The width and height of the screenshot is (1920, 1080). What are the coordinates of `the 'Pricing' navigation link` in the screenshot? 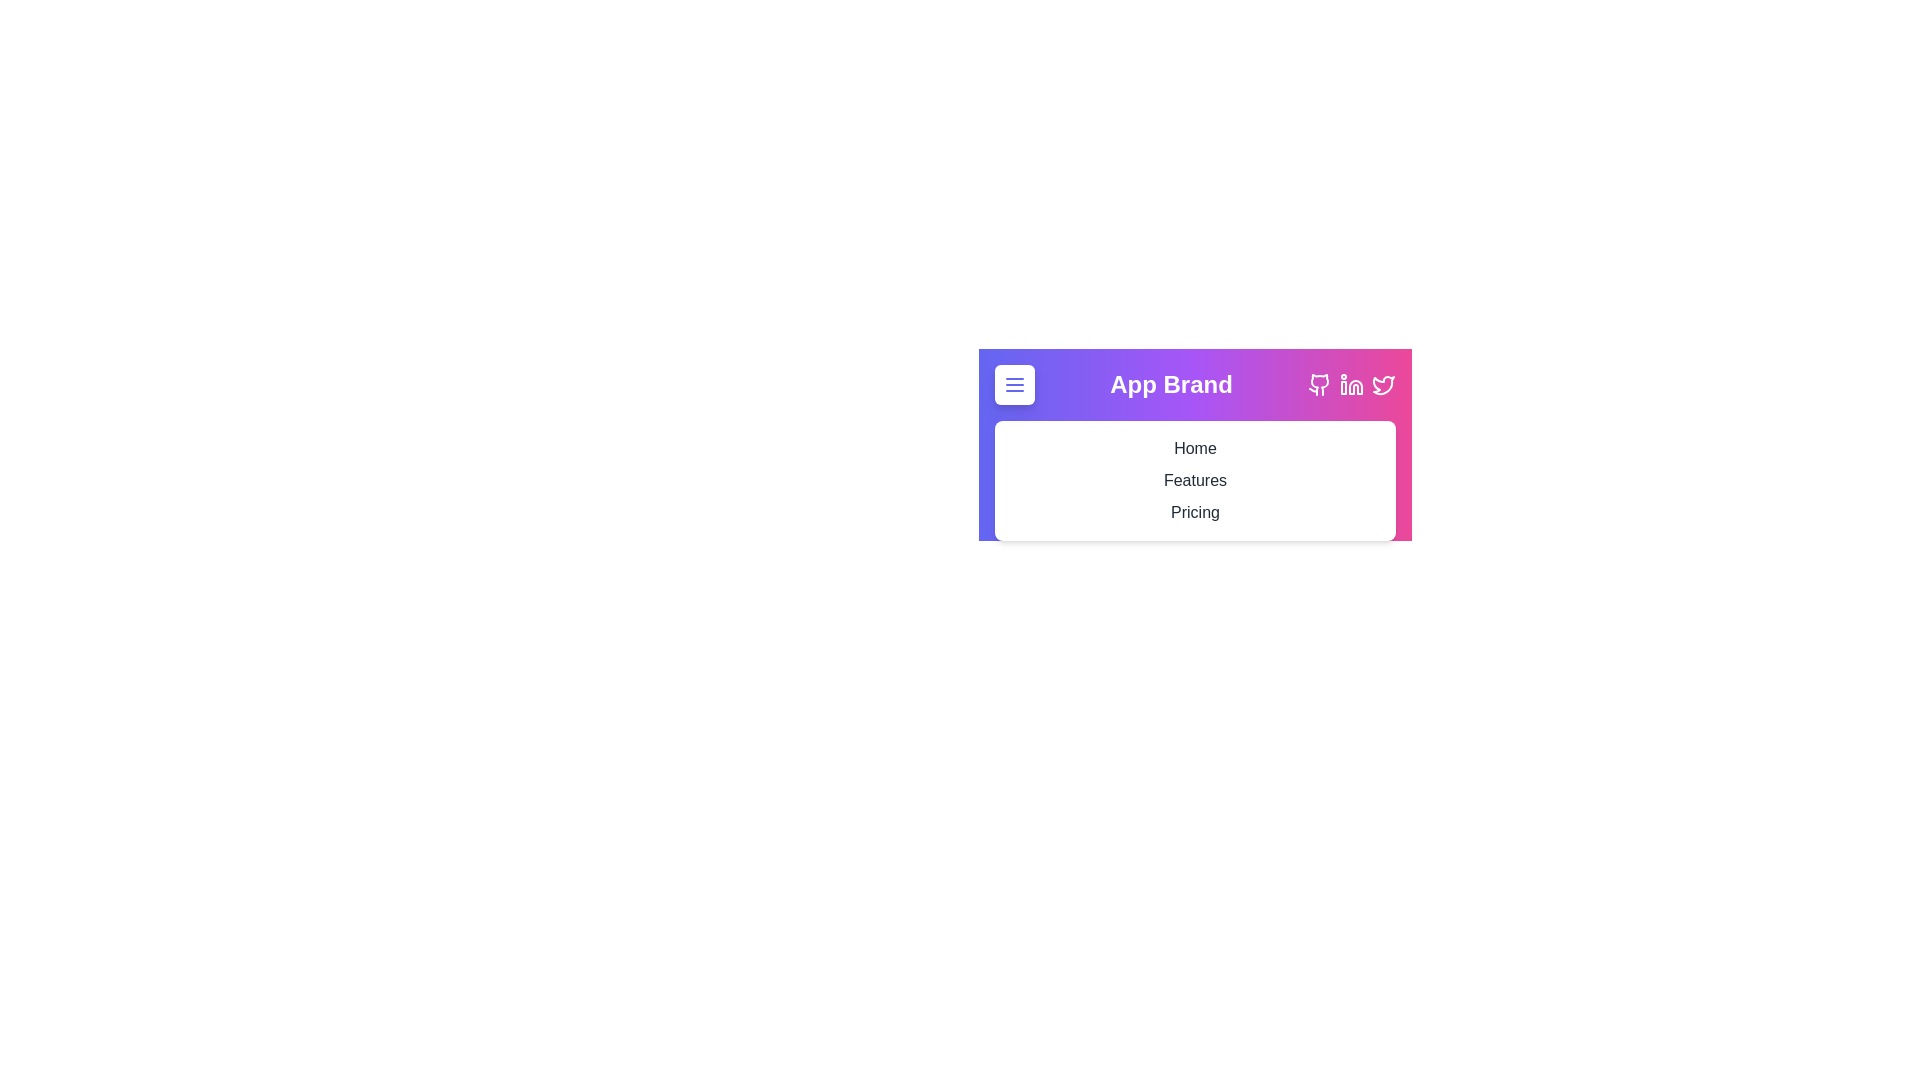 It's located at (1195, 512).